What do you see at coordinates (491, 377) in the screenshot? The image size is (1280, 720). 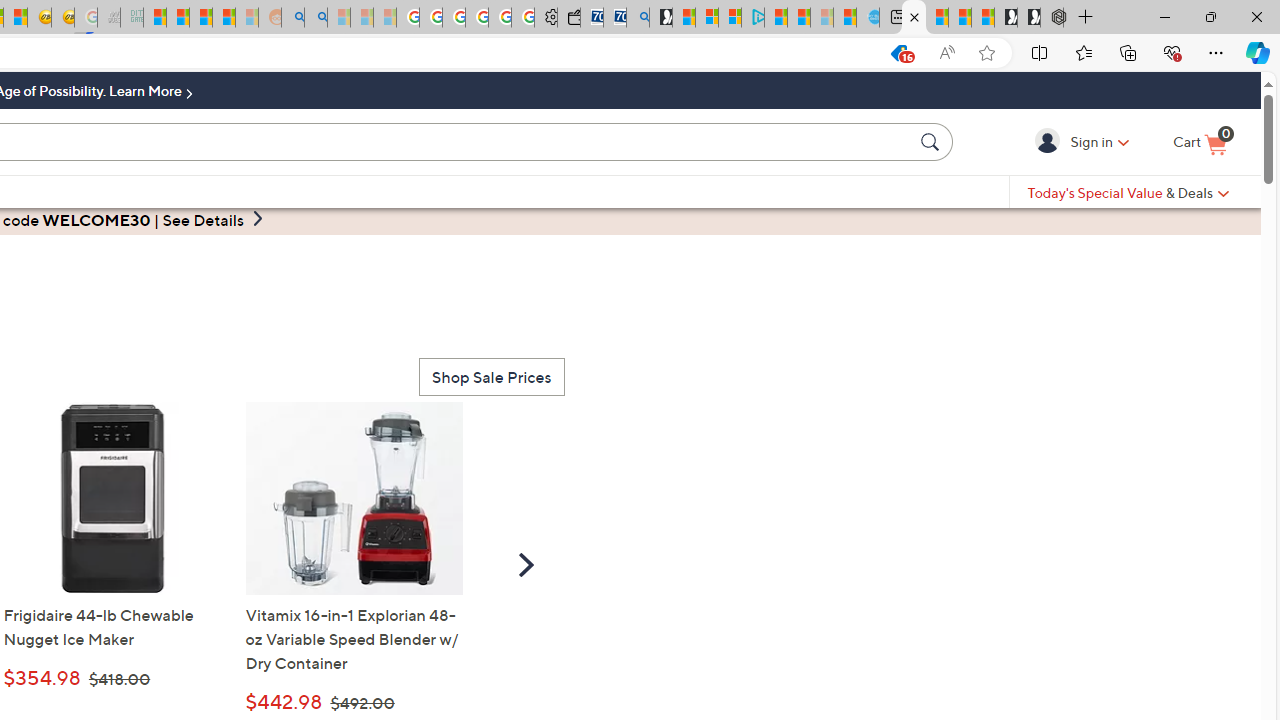 I see `'Shop Sale Prices'` at bounding box center [491, 377].